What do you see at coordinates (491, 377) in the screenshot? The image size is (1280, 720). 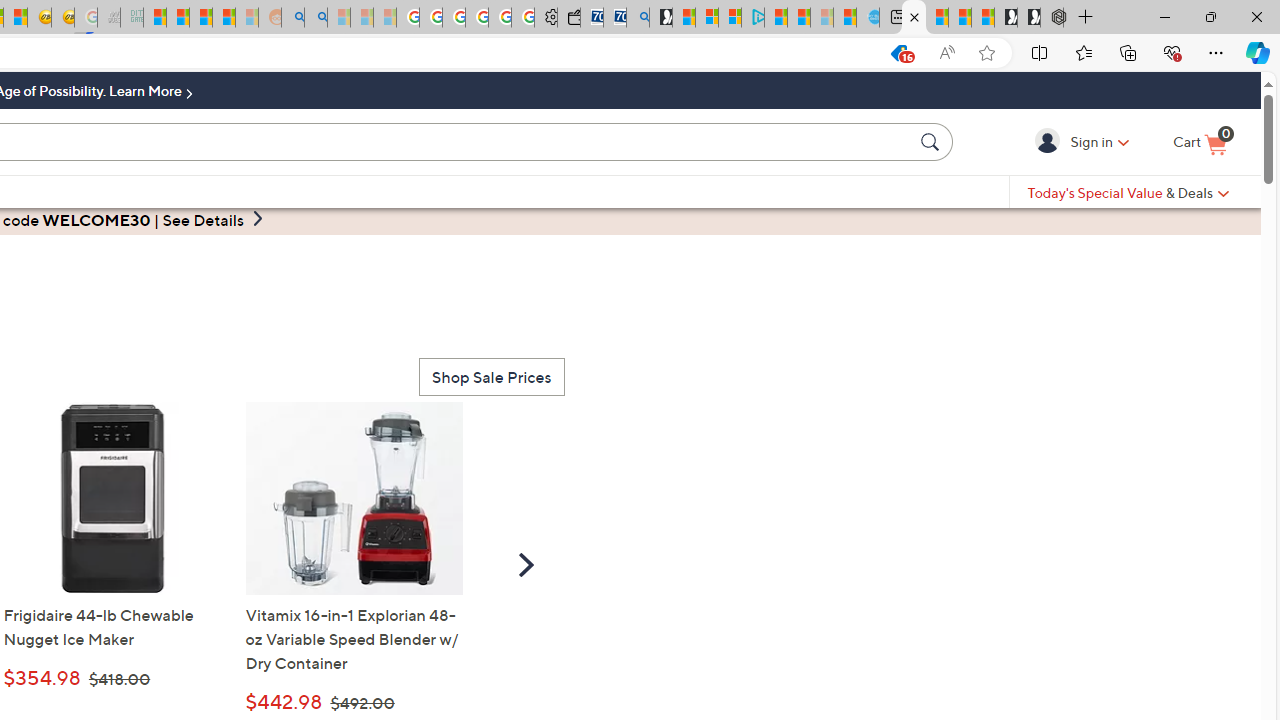 I see `'Shop Sale Prices'` at bounding box center [491, 377].